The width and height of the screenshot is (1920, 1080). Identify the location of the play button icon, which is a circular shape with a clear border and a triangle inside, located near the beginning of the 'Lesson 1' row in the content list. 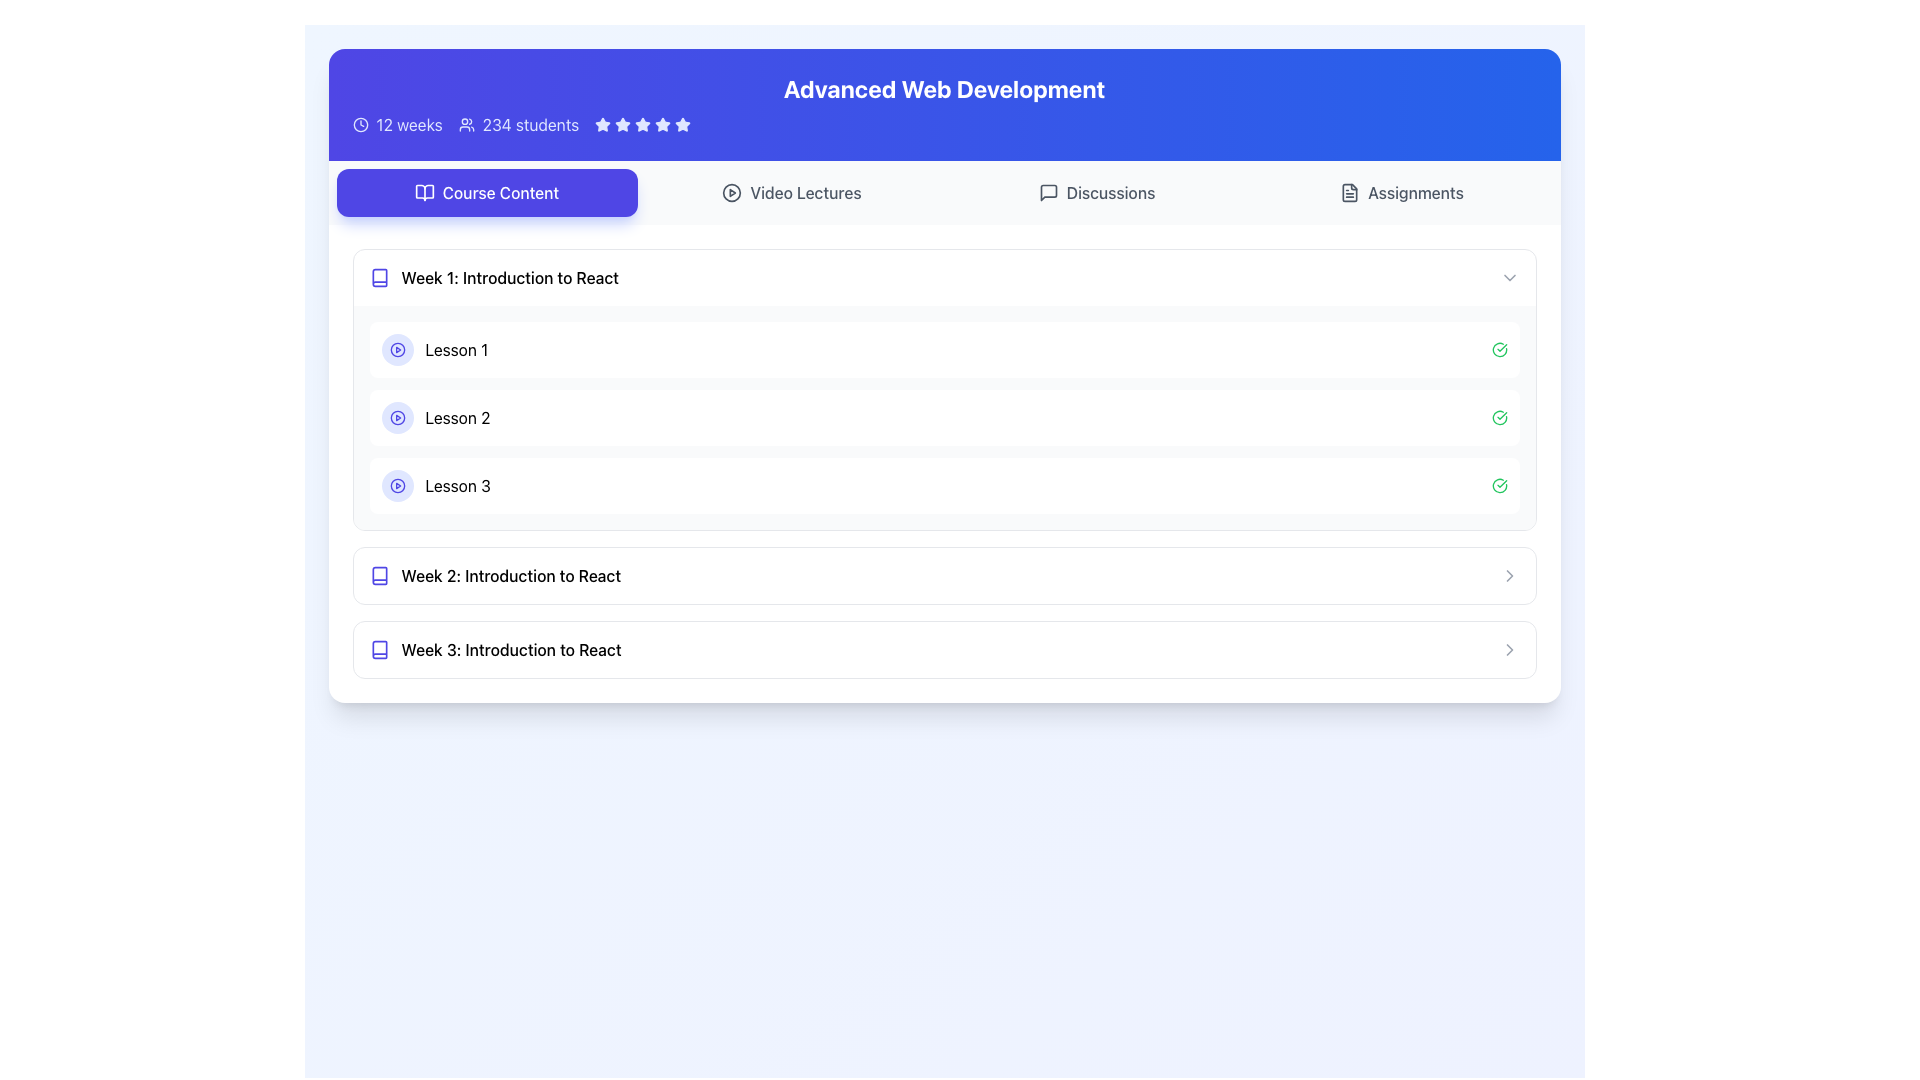
(397, 349).